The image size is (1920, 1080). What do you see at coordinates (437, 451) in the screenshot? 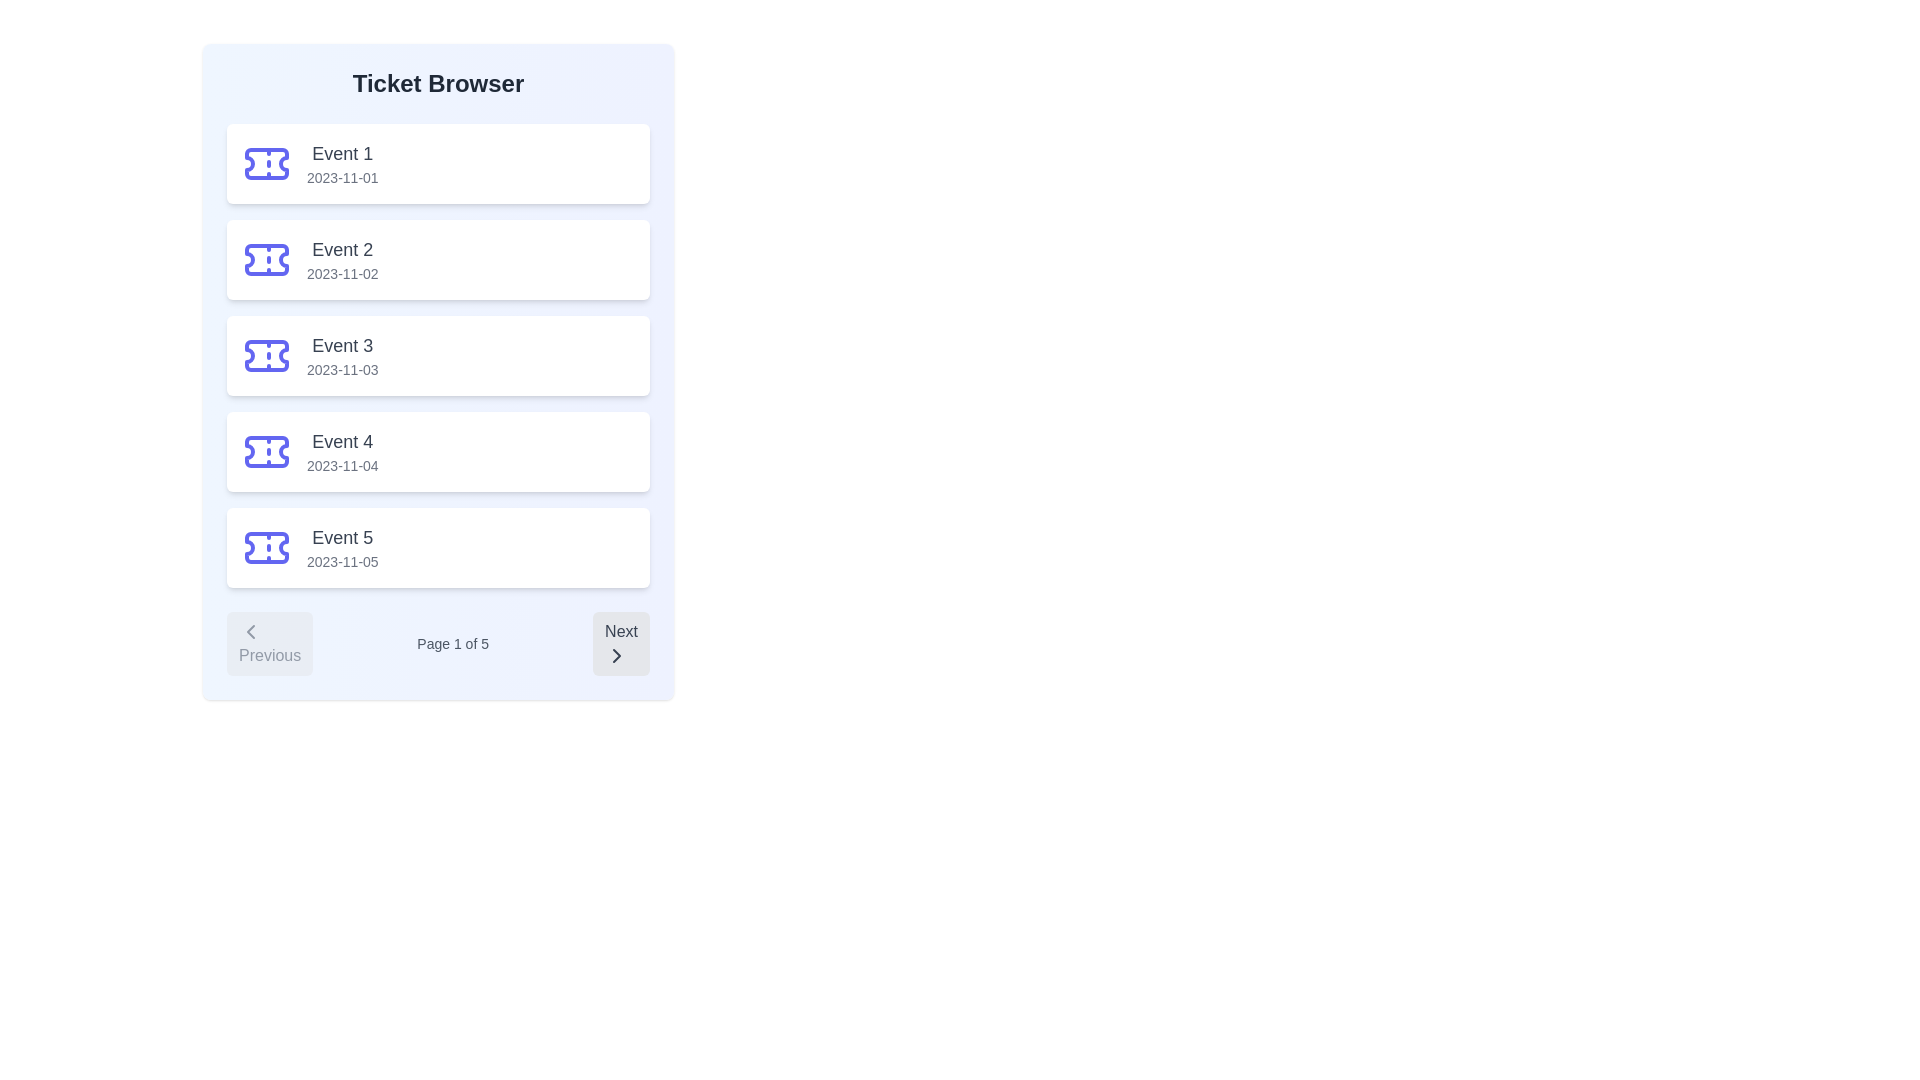
I see `the event entry card displaying 'Event 4' and date '2023-11-04', which is the fourth item in the list of events` at bounding box center [437, 451].